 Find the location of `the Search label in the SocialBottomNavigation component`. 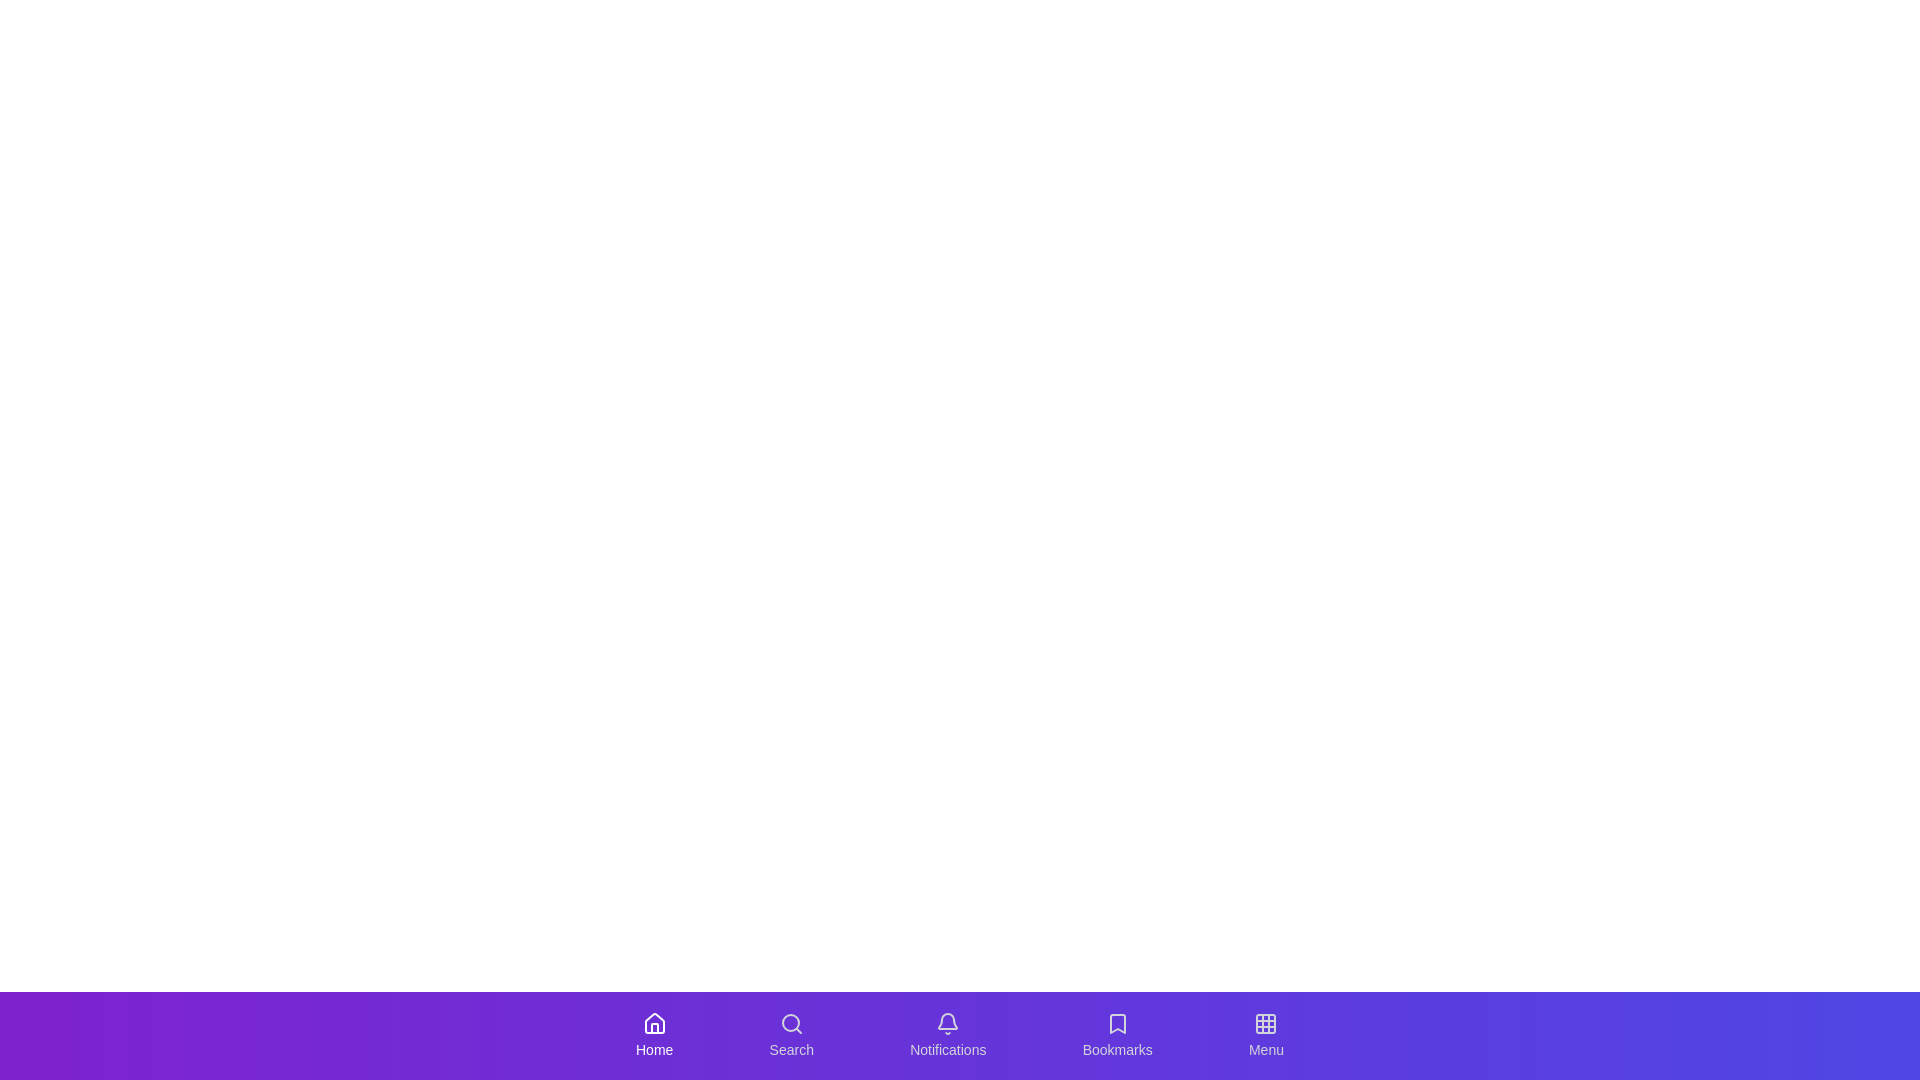

the Search label in the SocialBottomNavigation component is located at coordinates (790, 1048).